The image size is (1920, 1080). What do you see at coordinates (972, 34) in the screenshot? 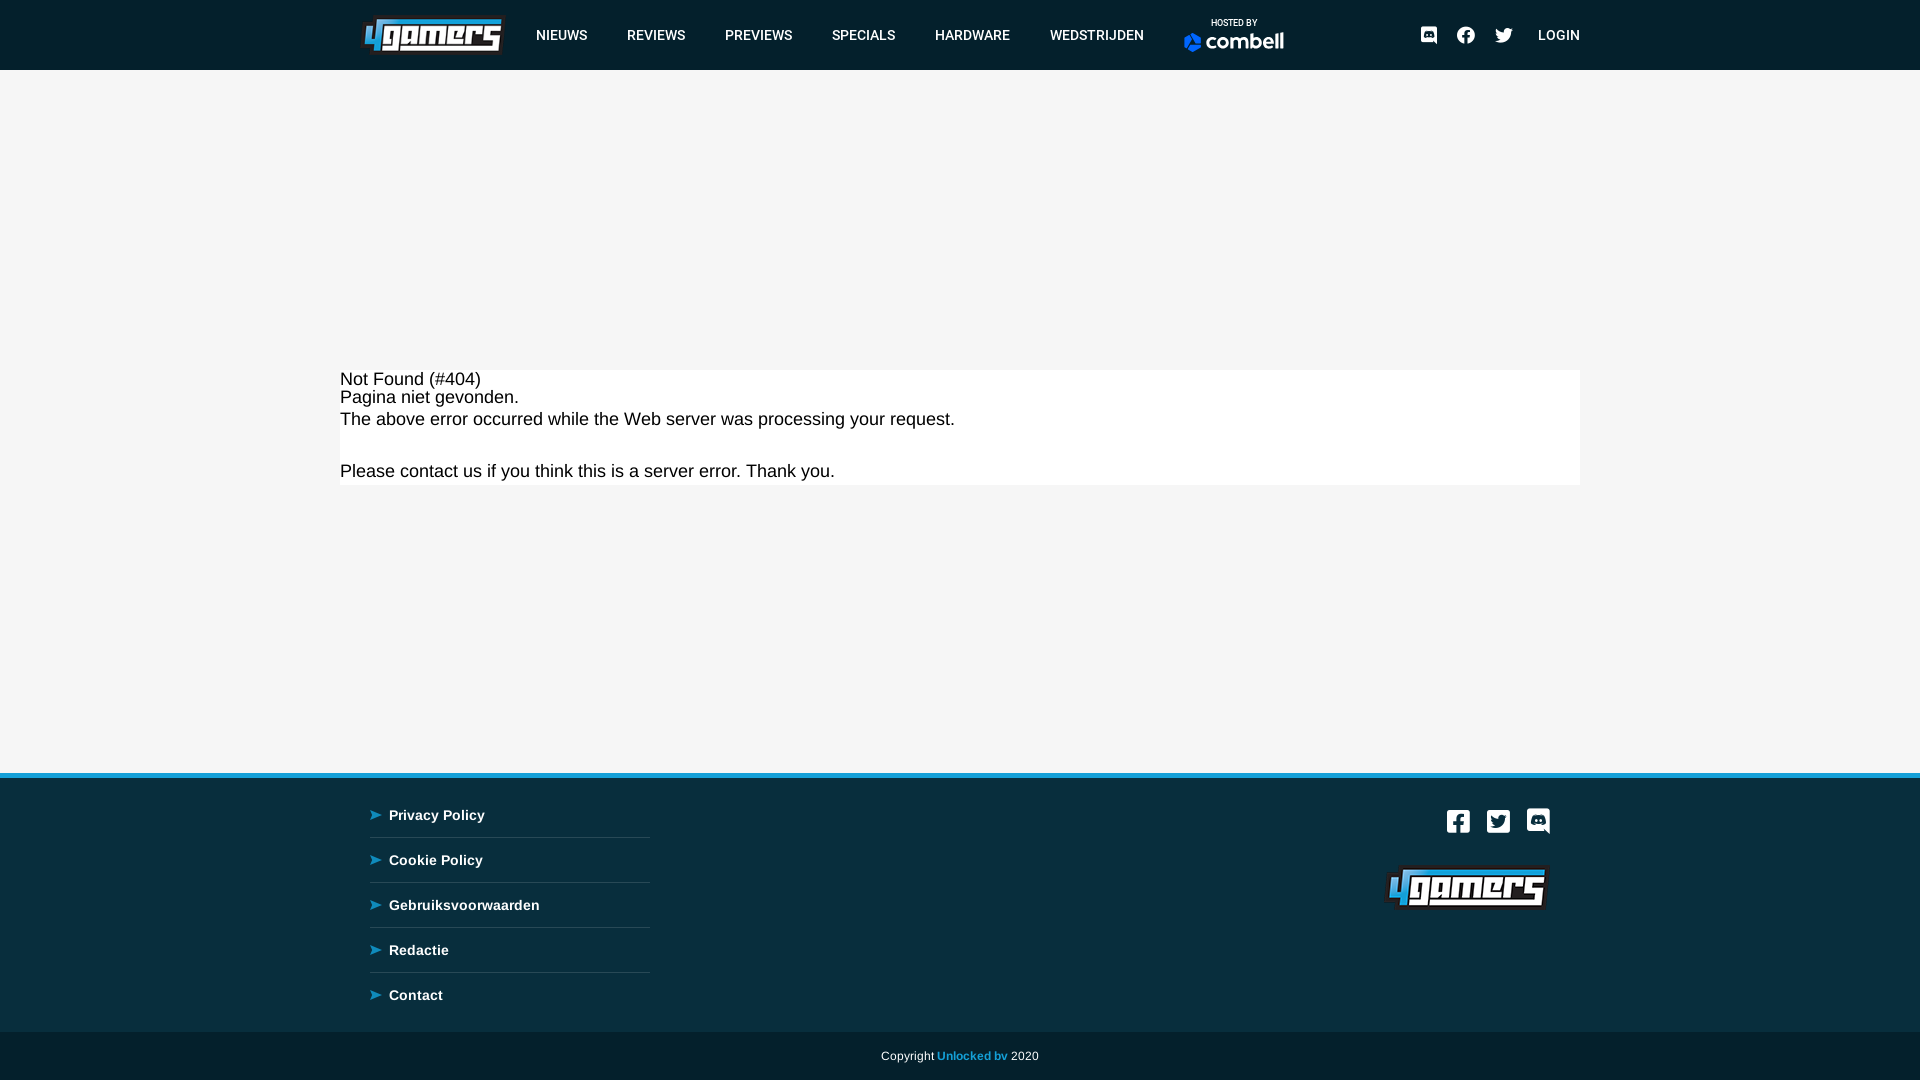
I see `'HARDWARE'` at bounding box center [972, 34].